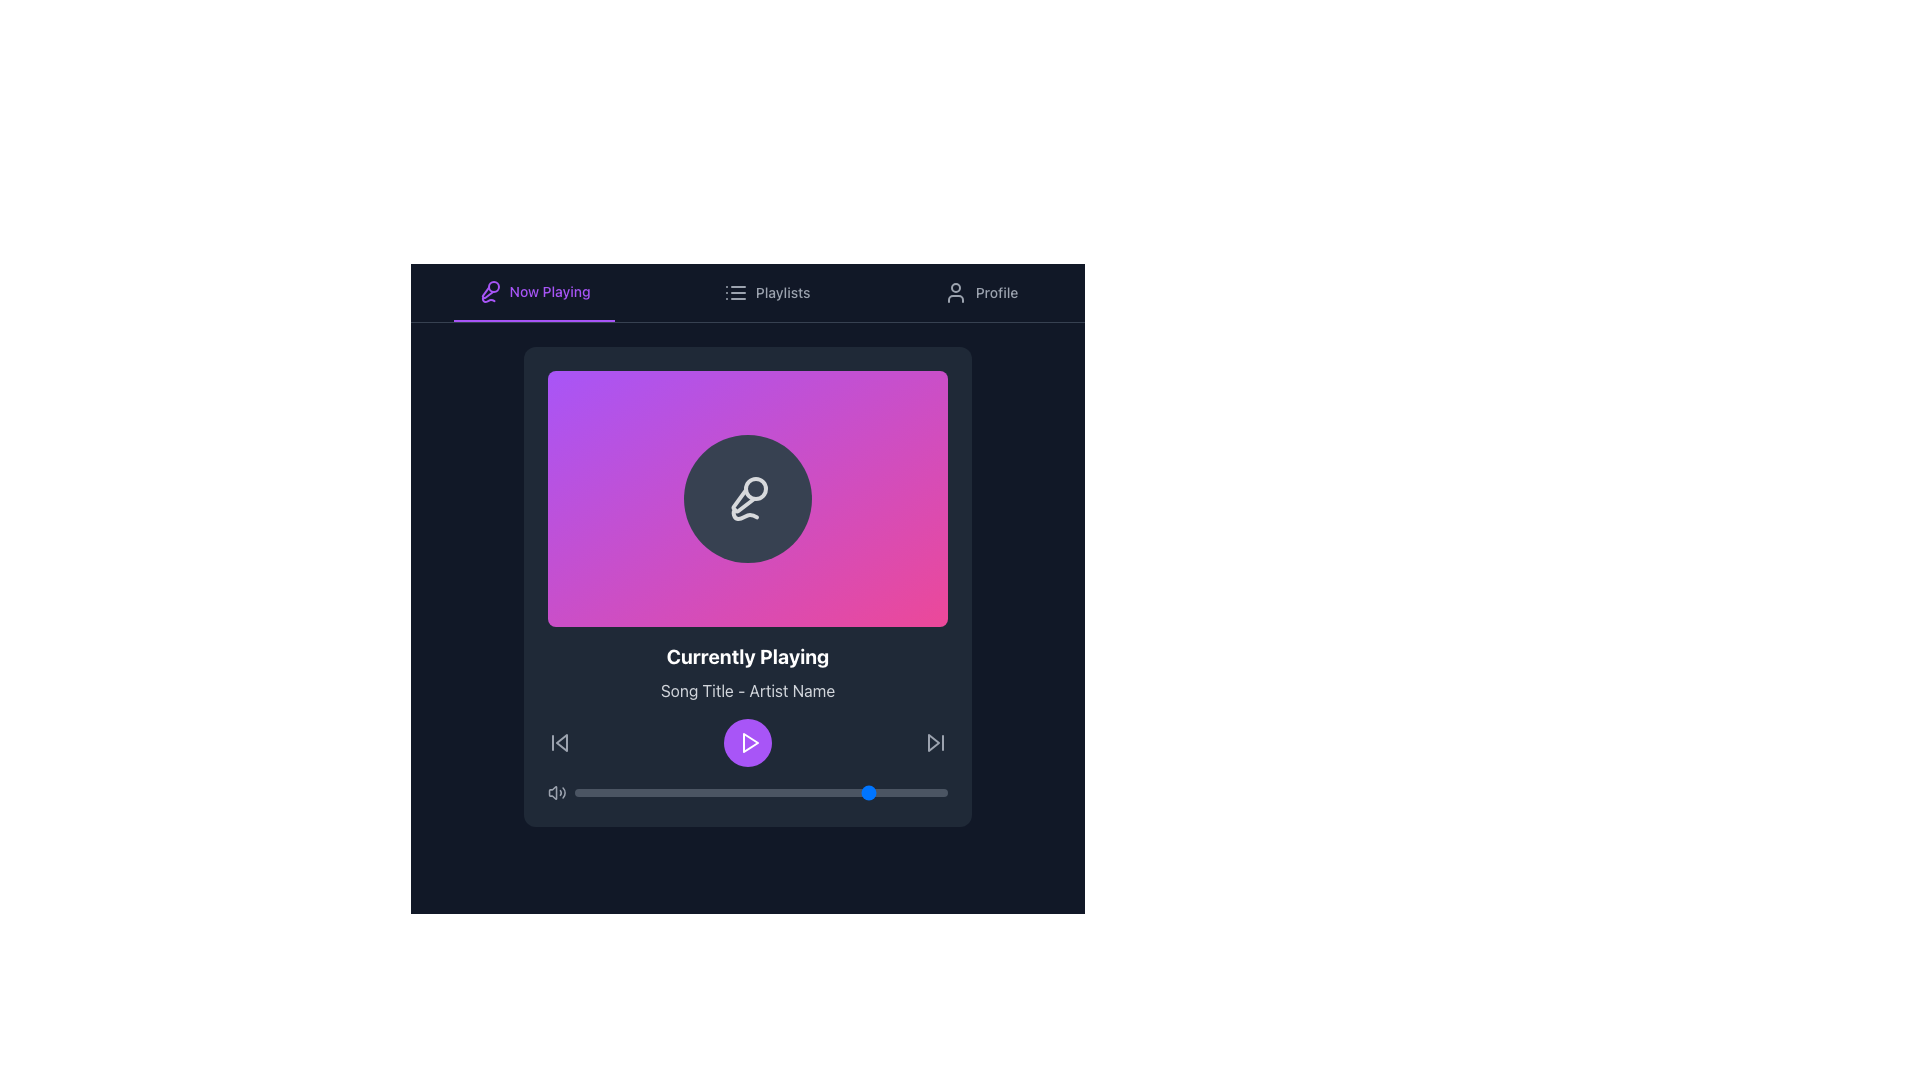 Image resolution: width=1920 pixels, height=1080 pixels. I want to click on the microphone icon, which is styled in an outline format and positioned to the left of the 'Now Playing' label in the header, so click(489, 292).